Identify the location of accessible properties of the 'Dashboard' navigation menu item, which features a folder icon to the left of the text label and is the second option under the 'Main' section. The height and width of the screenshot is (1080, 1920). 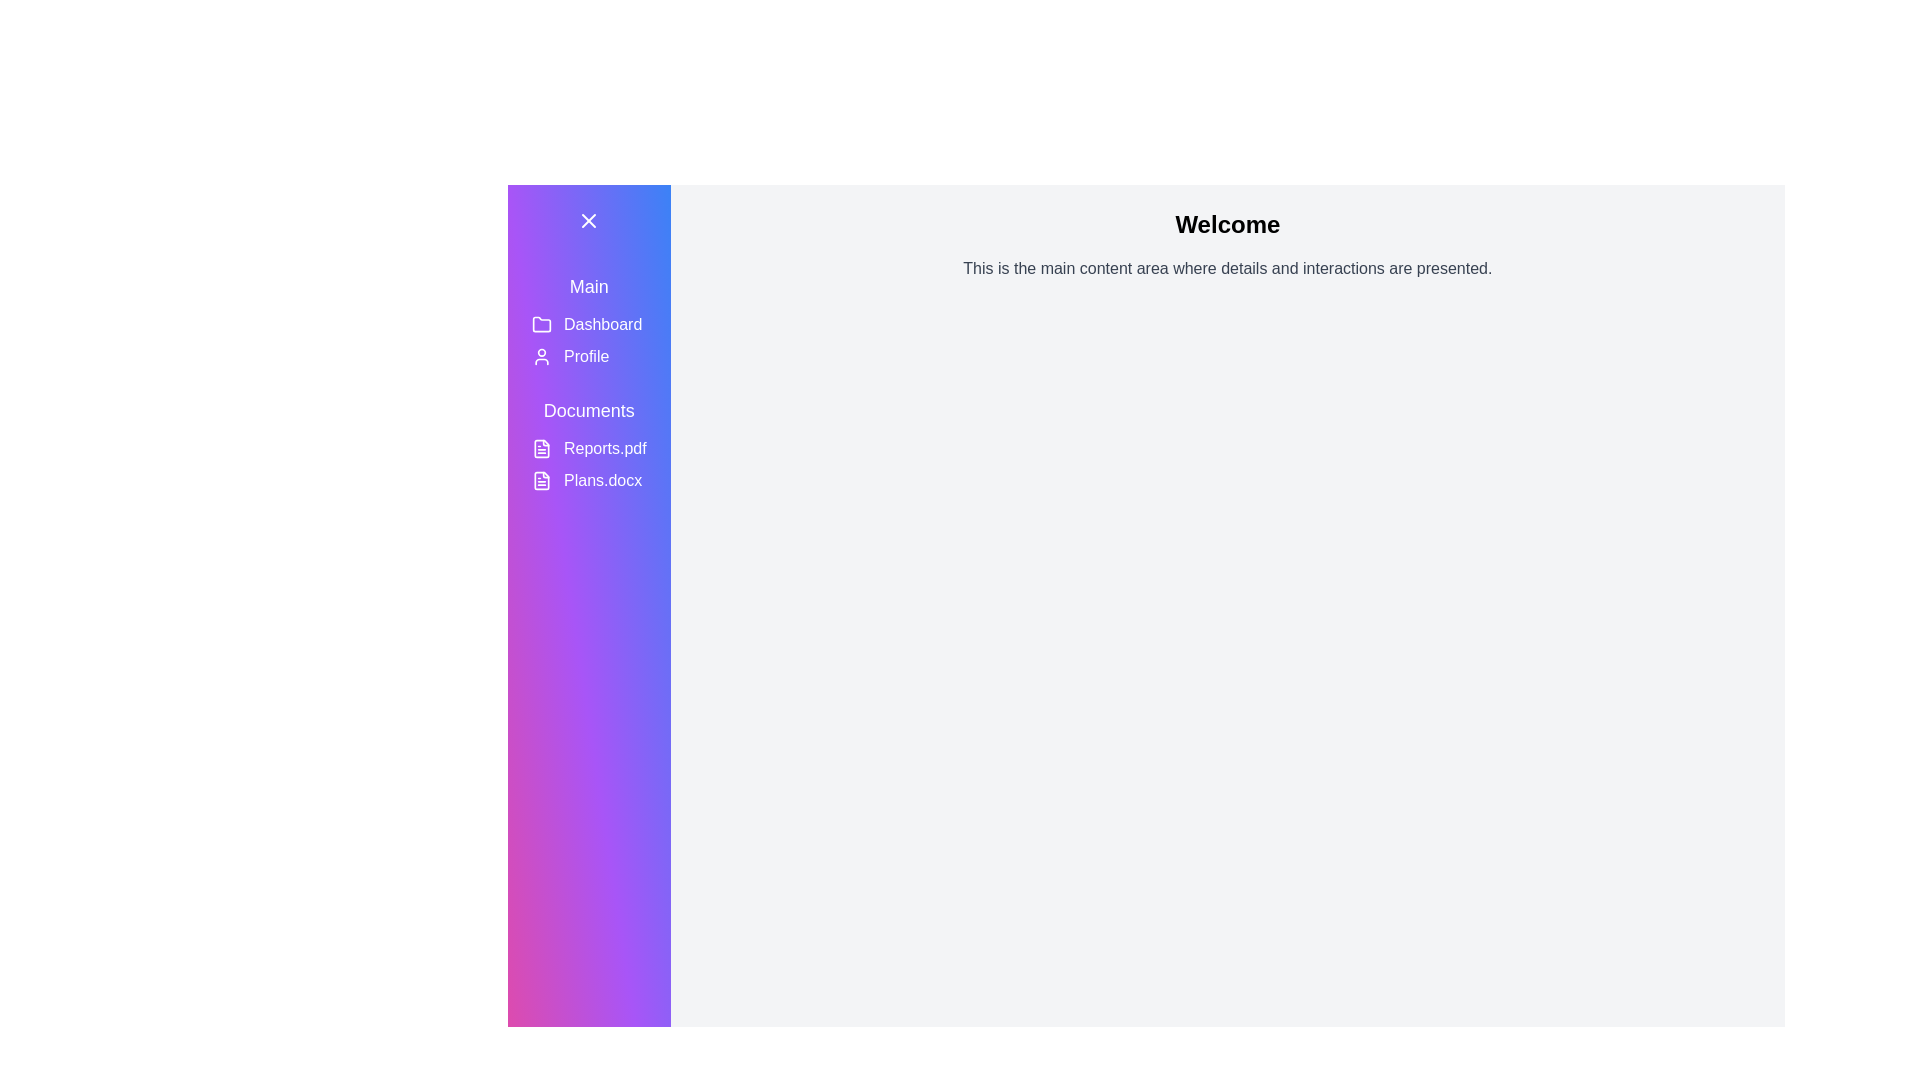
(588, 322).